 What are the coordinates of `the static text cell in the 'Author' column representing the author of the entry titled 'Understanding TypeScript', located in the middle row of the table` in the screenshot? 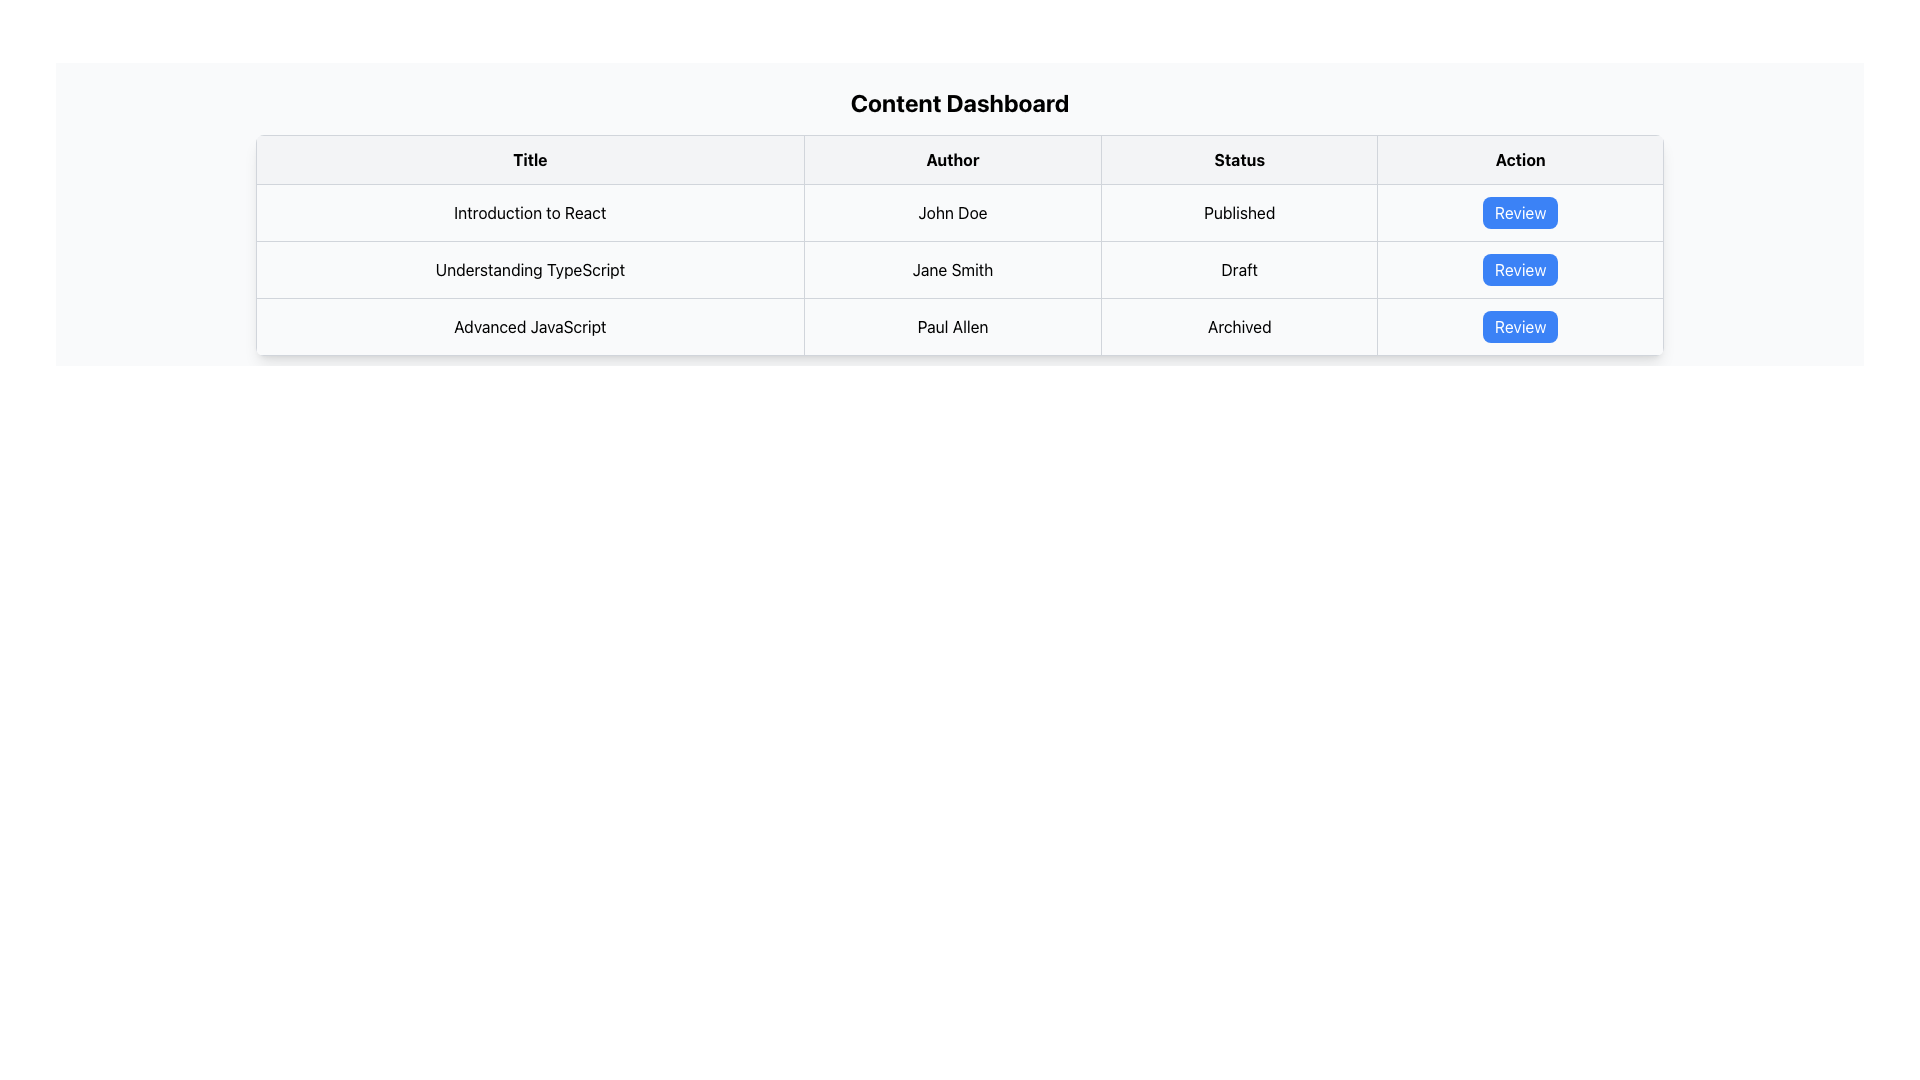 It's located at (951, 270).